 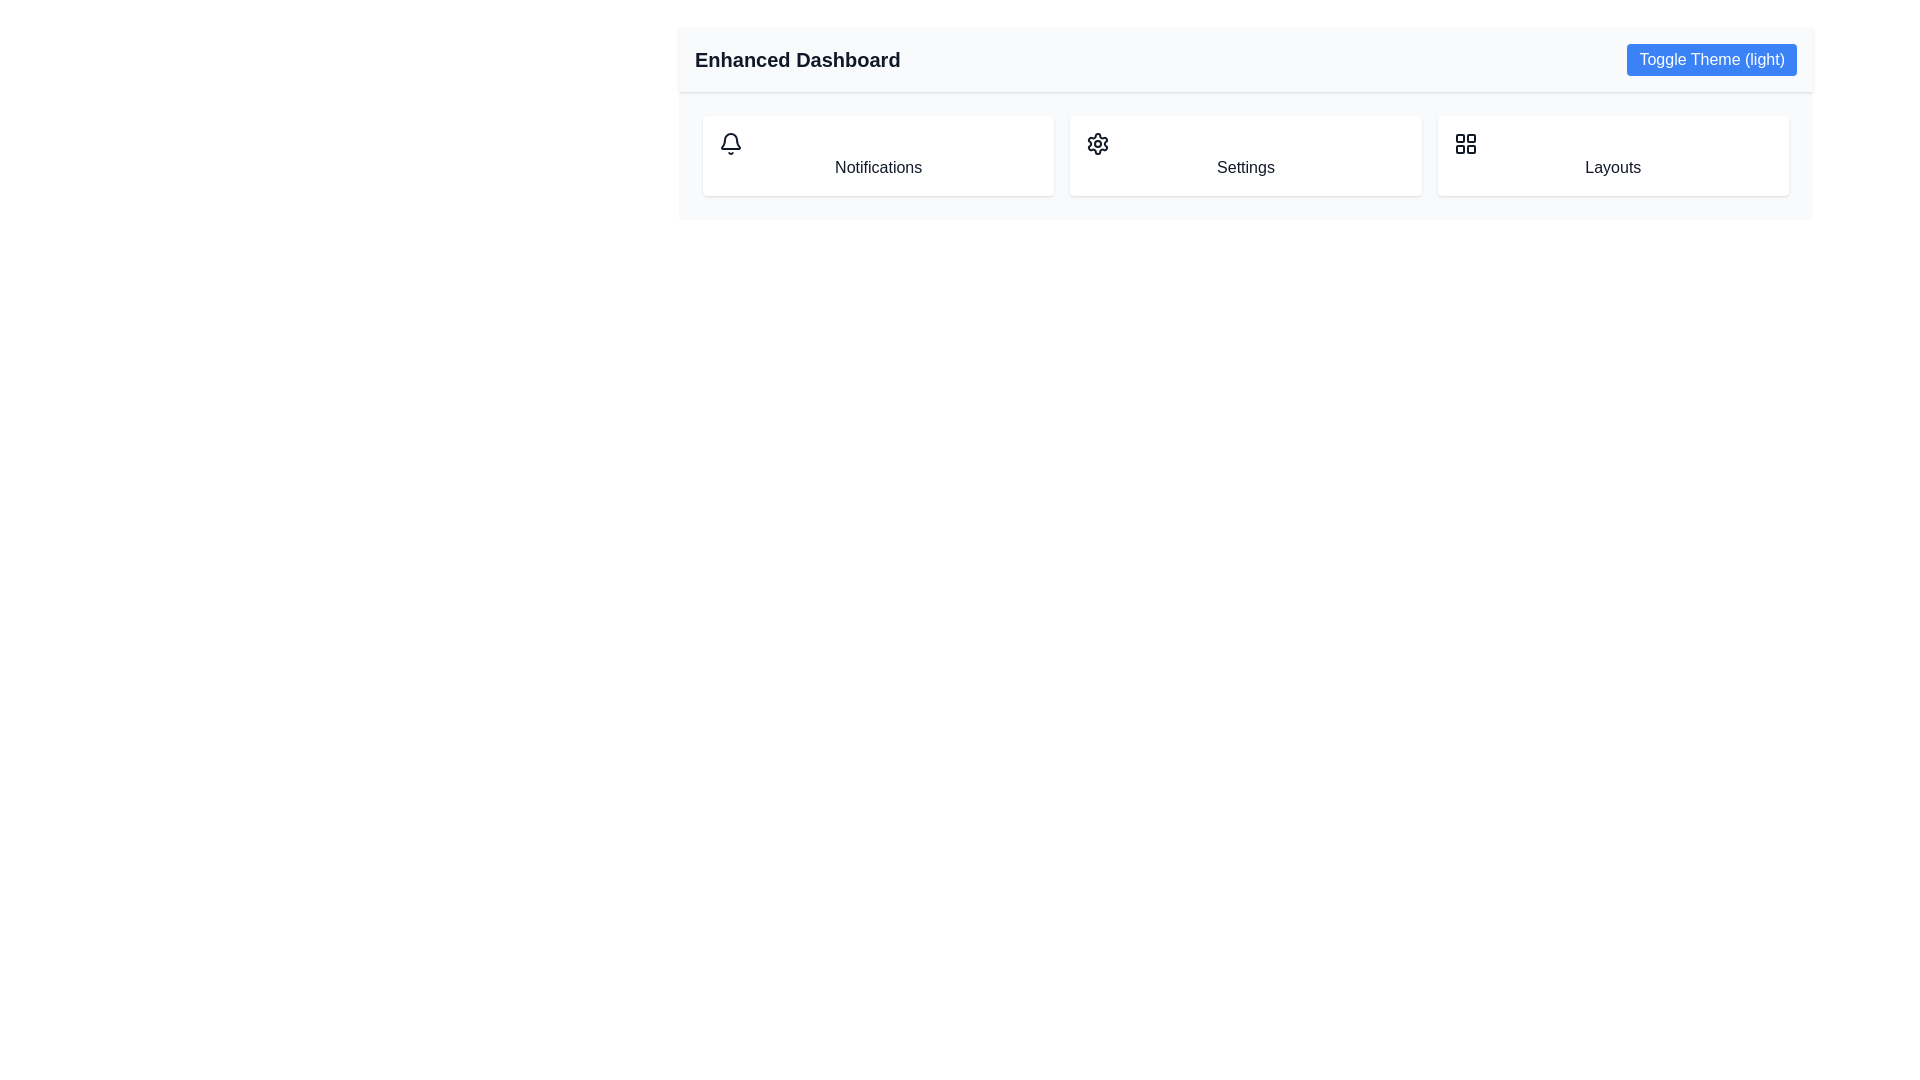 What do you see at coordinates (878, 154) in the screenshot?
I see `the 'Notifications' card` at bounding box center [878, 154].